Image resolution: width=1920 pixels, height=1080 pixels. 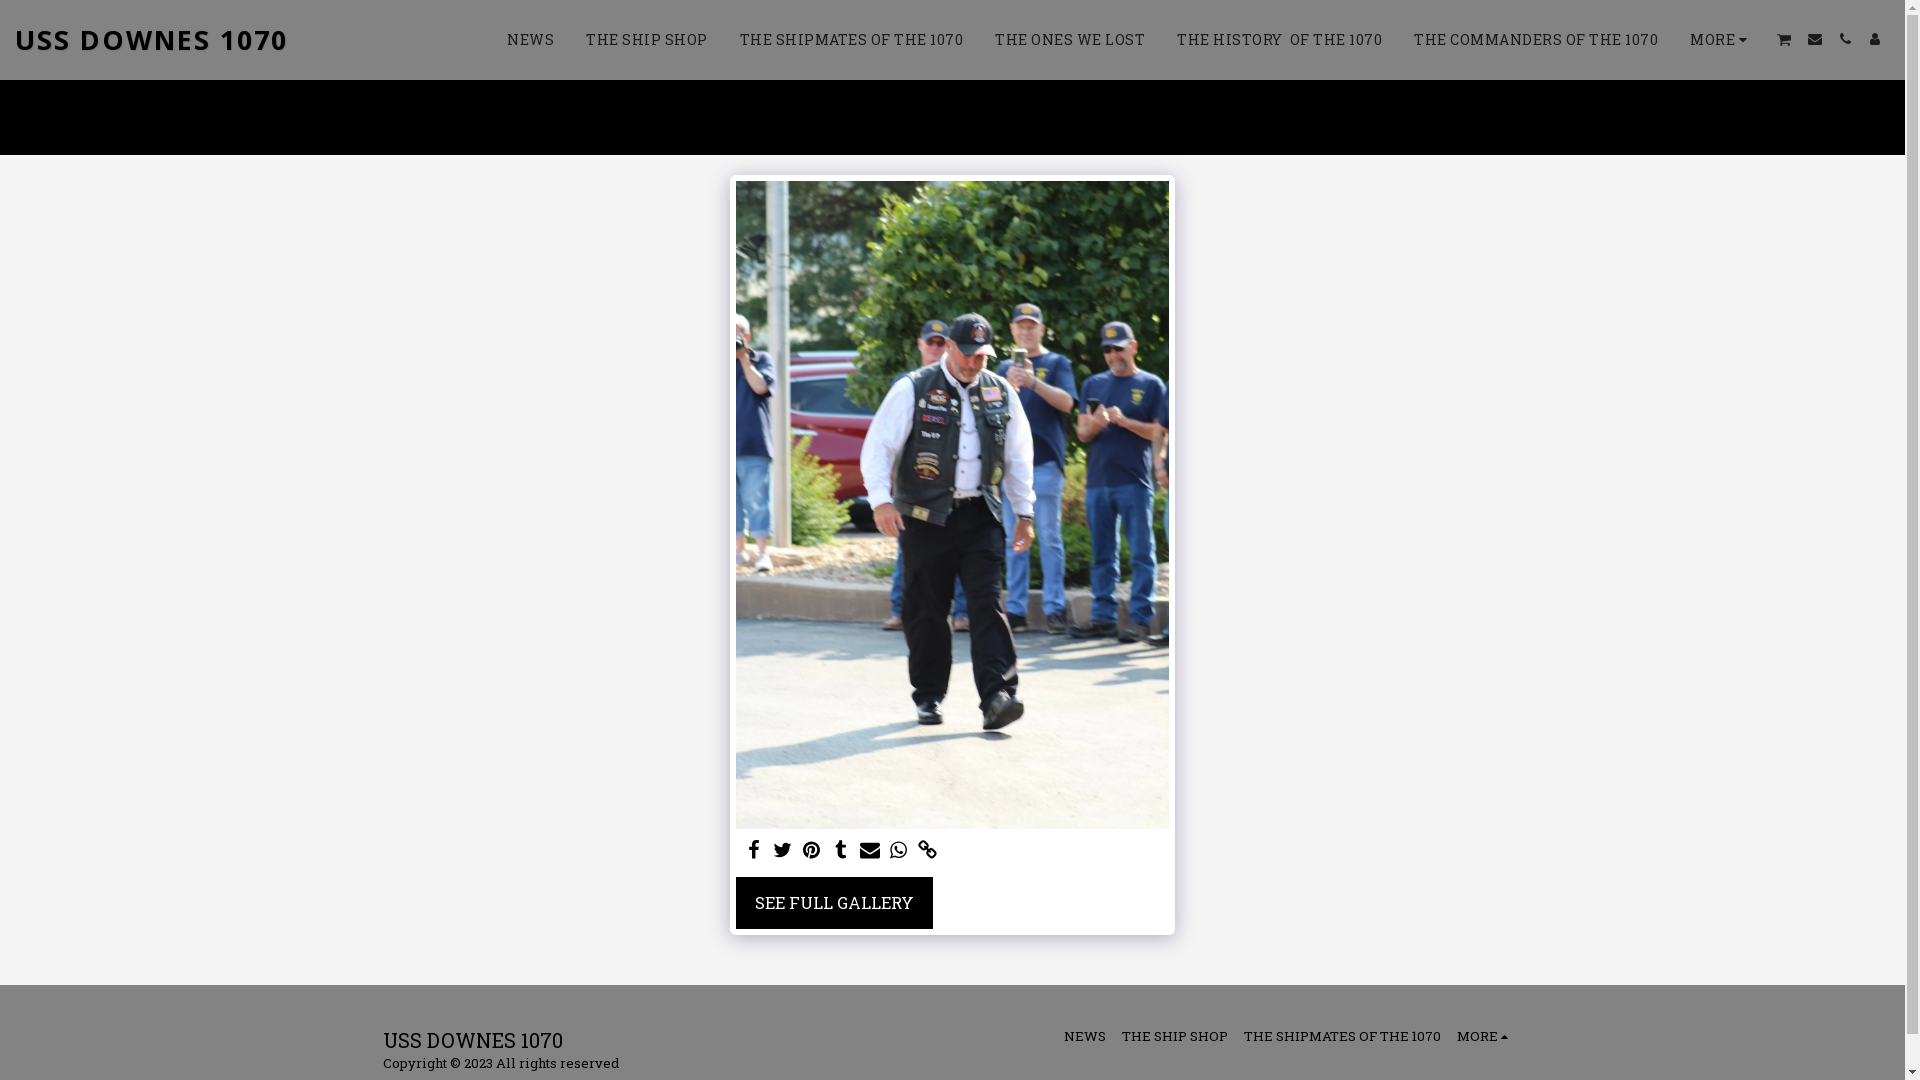 What do you see at coordinates (1720, 39) in the screenshot?
I see `'MORE  '` at bounding box center [1720, 39].